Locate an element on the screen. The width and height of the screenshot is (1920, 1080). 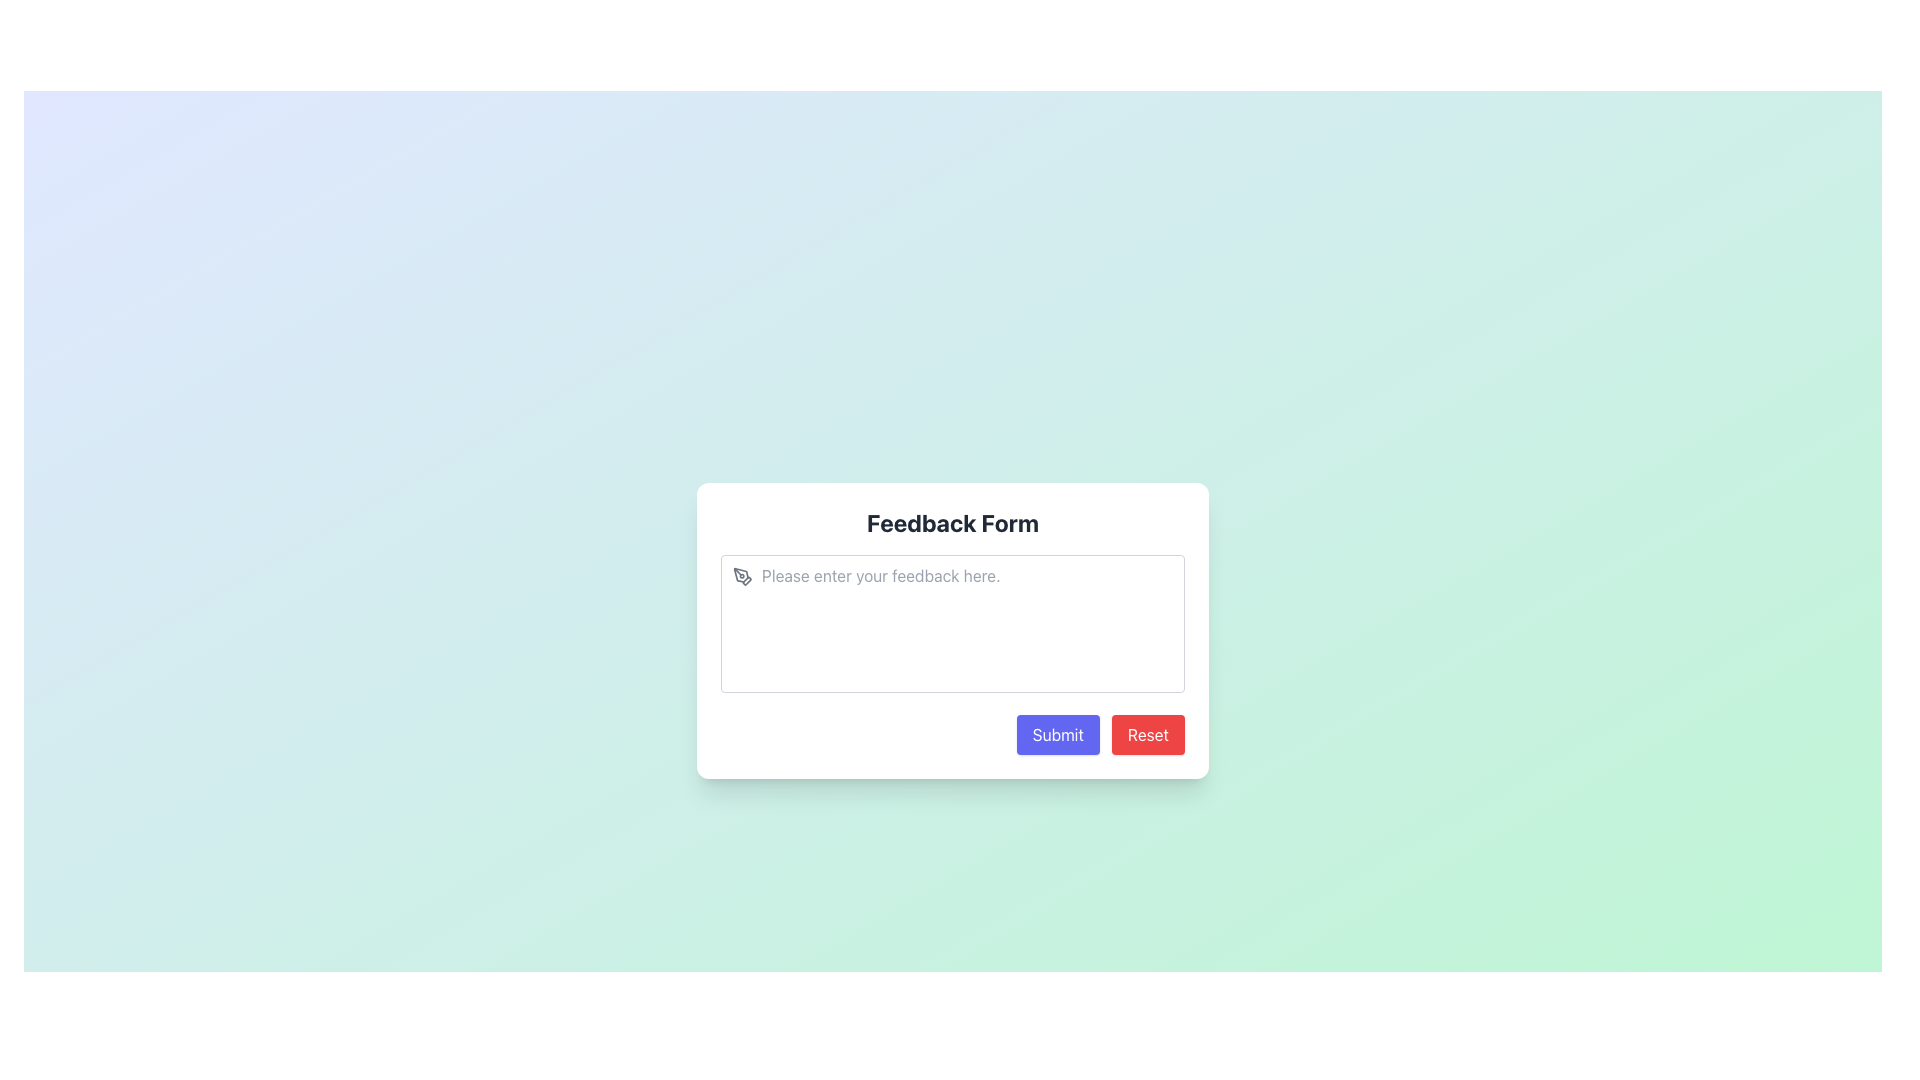
the Text Header of the feedback form located at the top section, which serves as the header indicating the purpose of the form is located at coordinates (952, 522).